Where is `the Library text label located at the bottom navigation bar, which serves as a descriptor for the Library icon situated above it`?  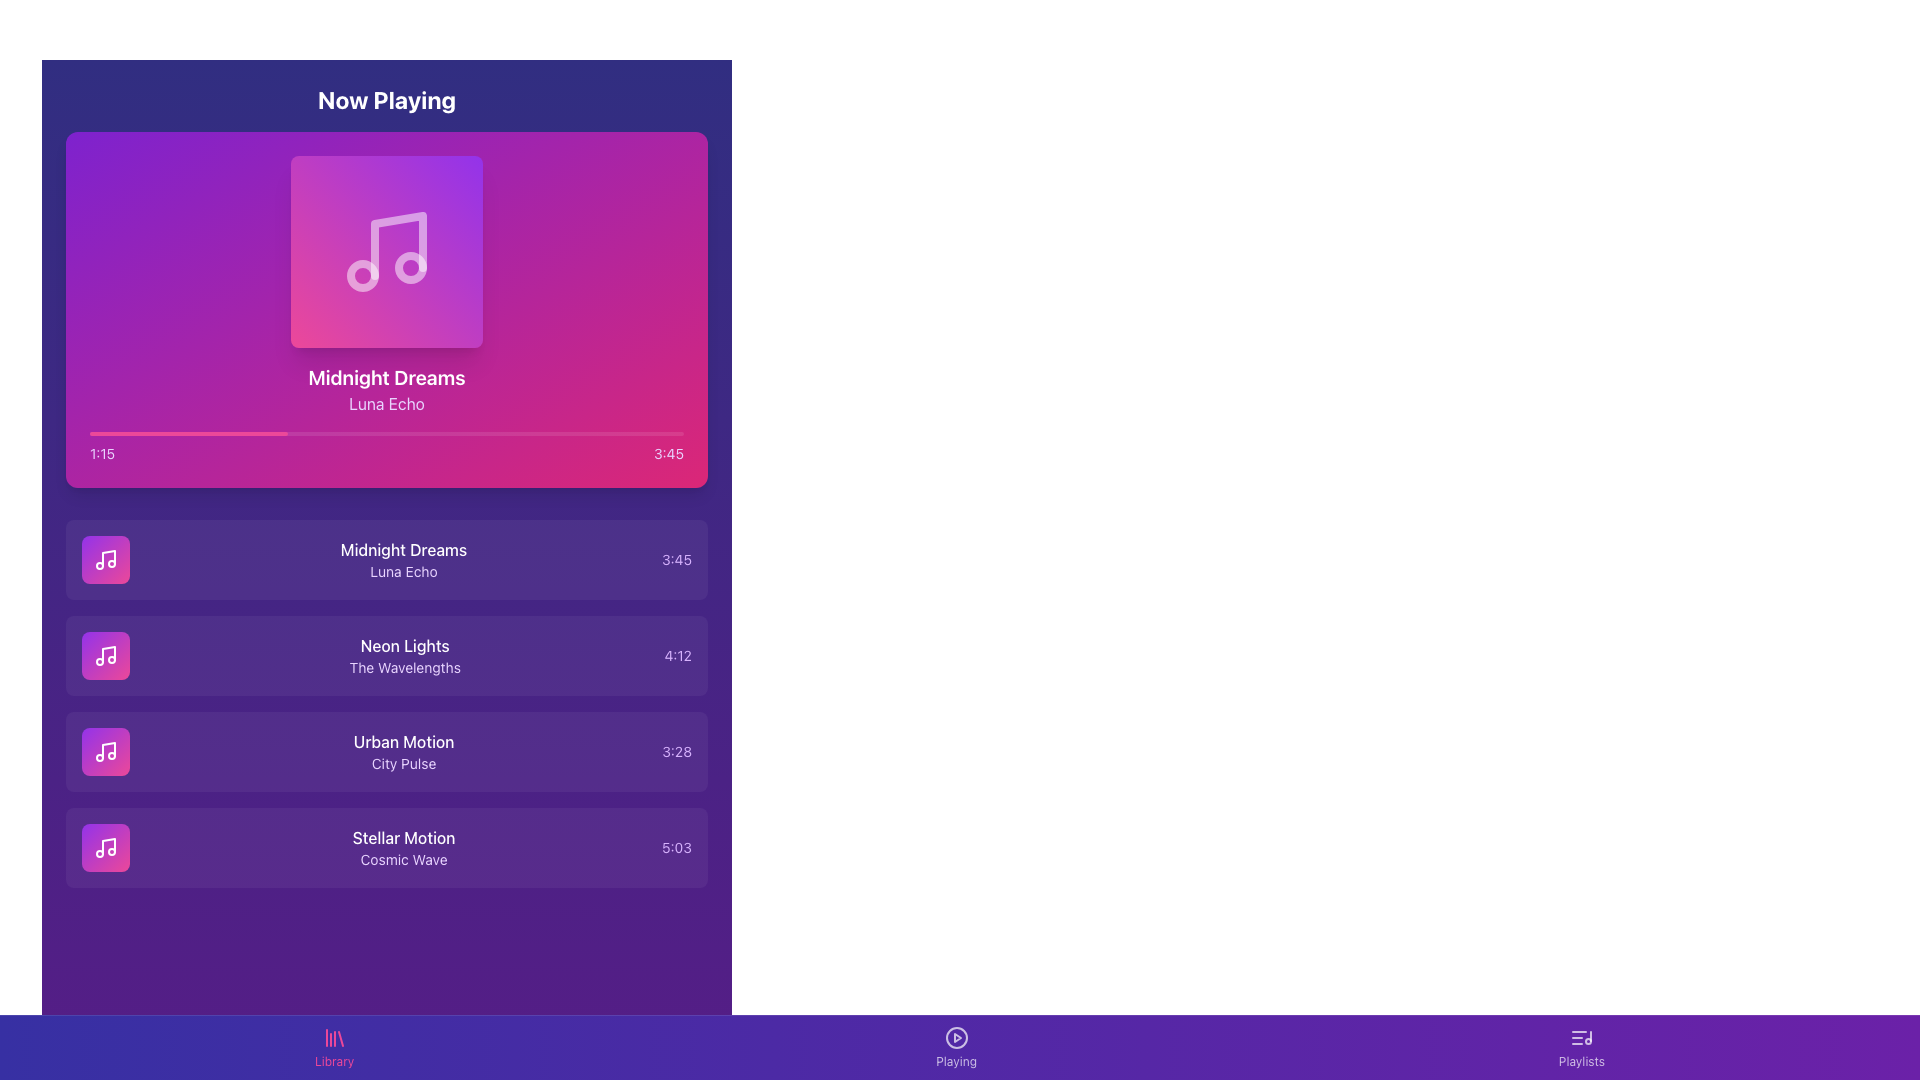 the Library text label located at the bottom navigation bar, which serves as a descriptor for the Library icon situated above it is located at coordinates (334, 1060).